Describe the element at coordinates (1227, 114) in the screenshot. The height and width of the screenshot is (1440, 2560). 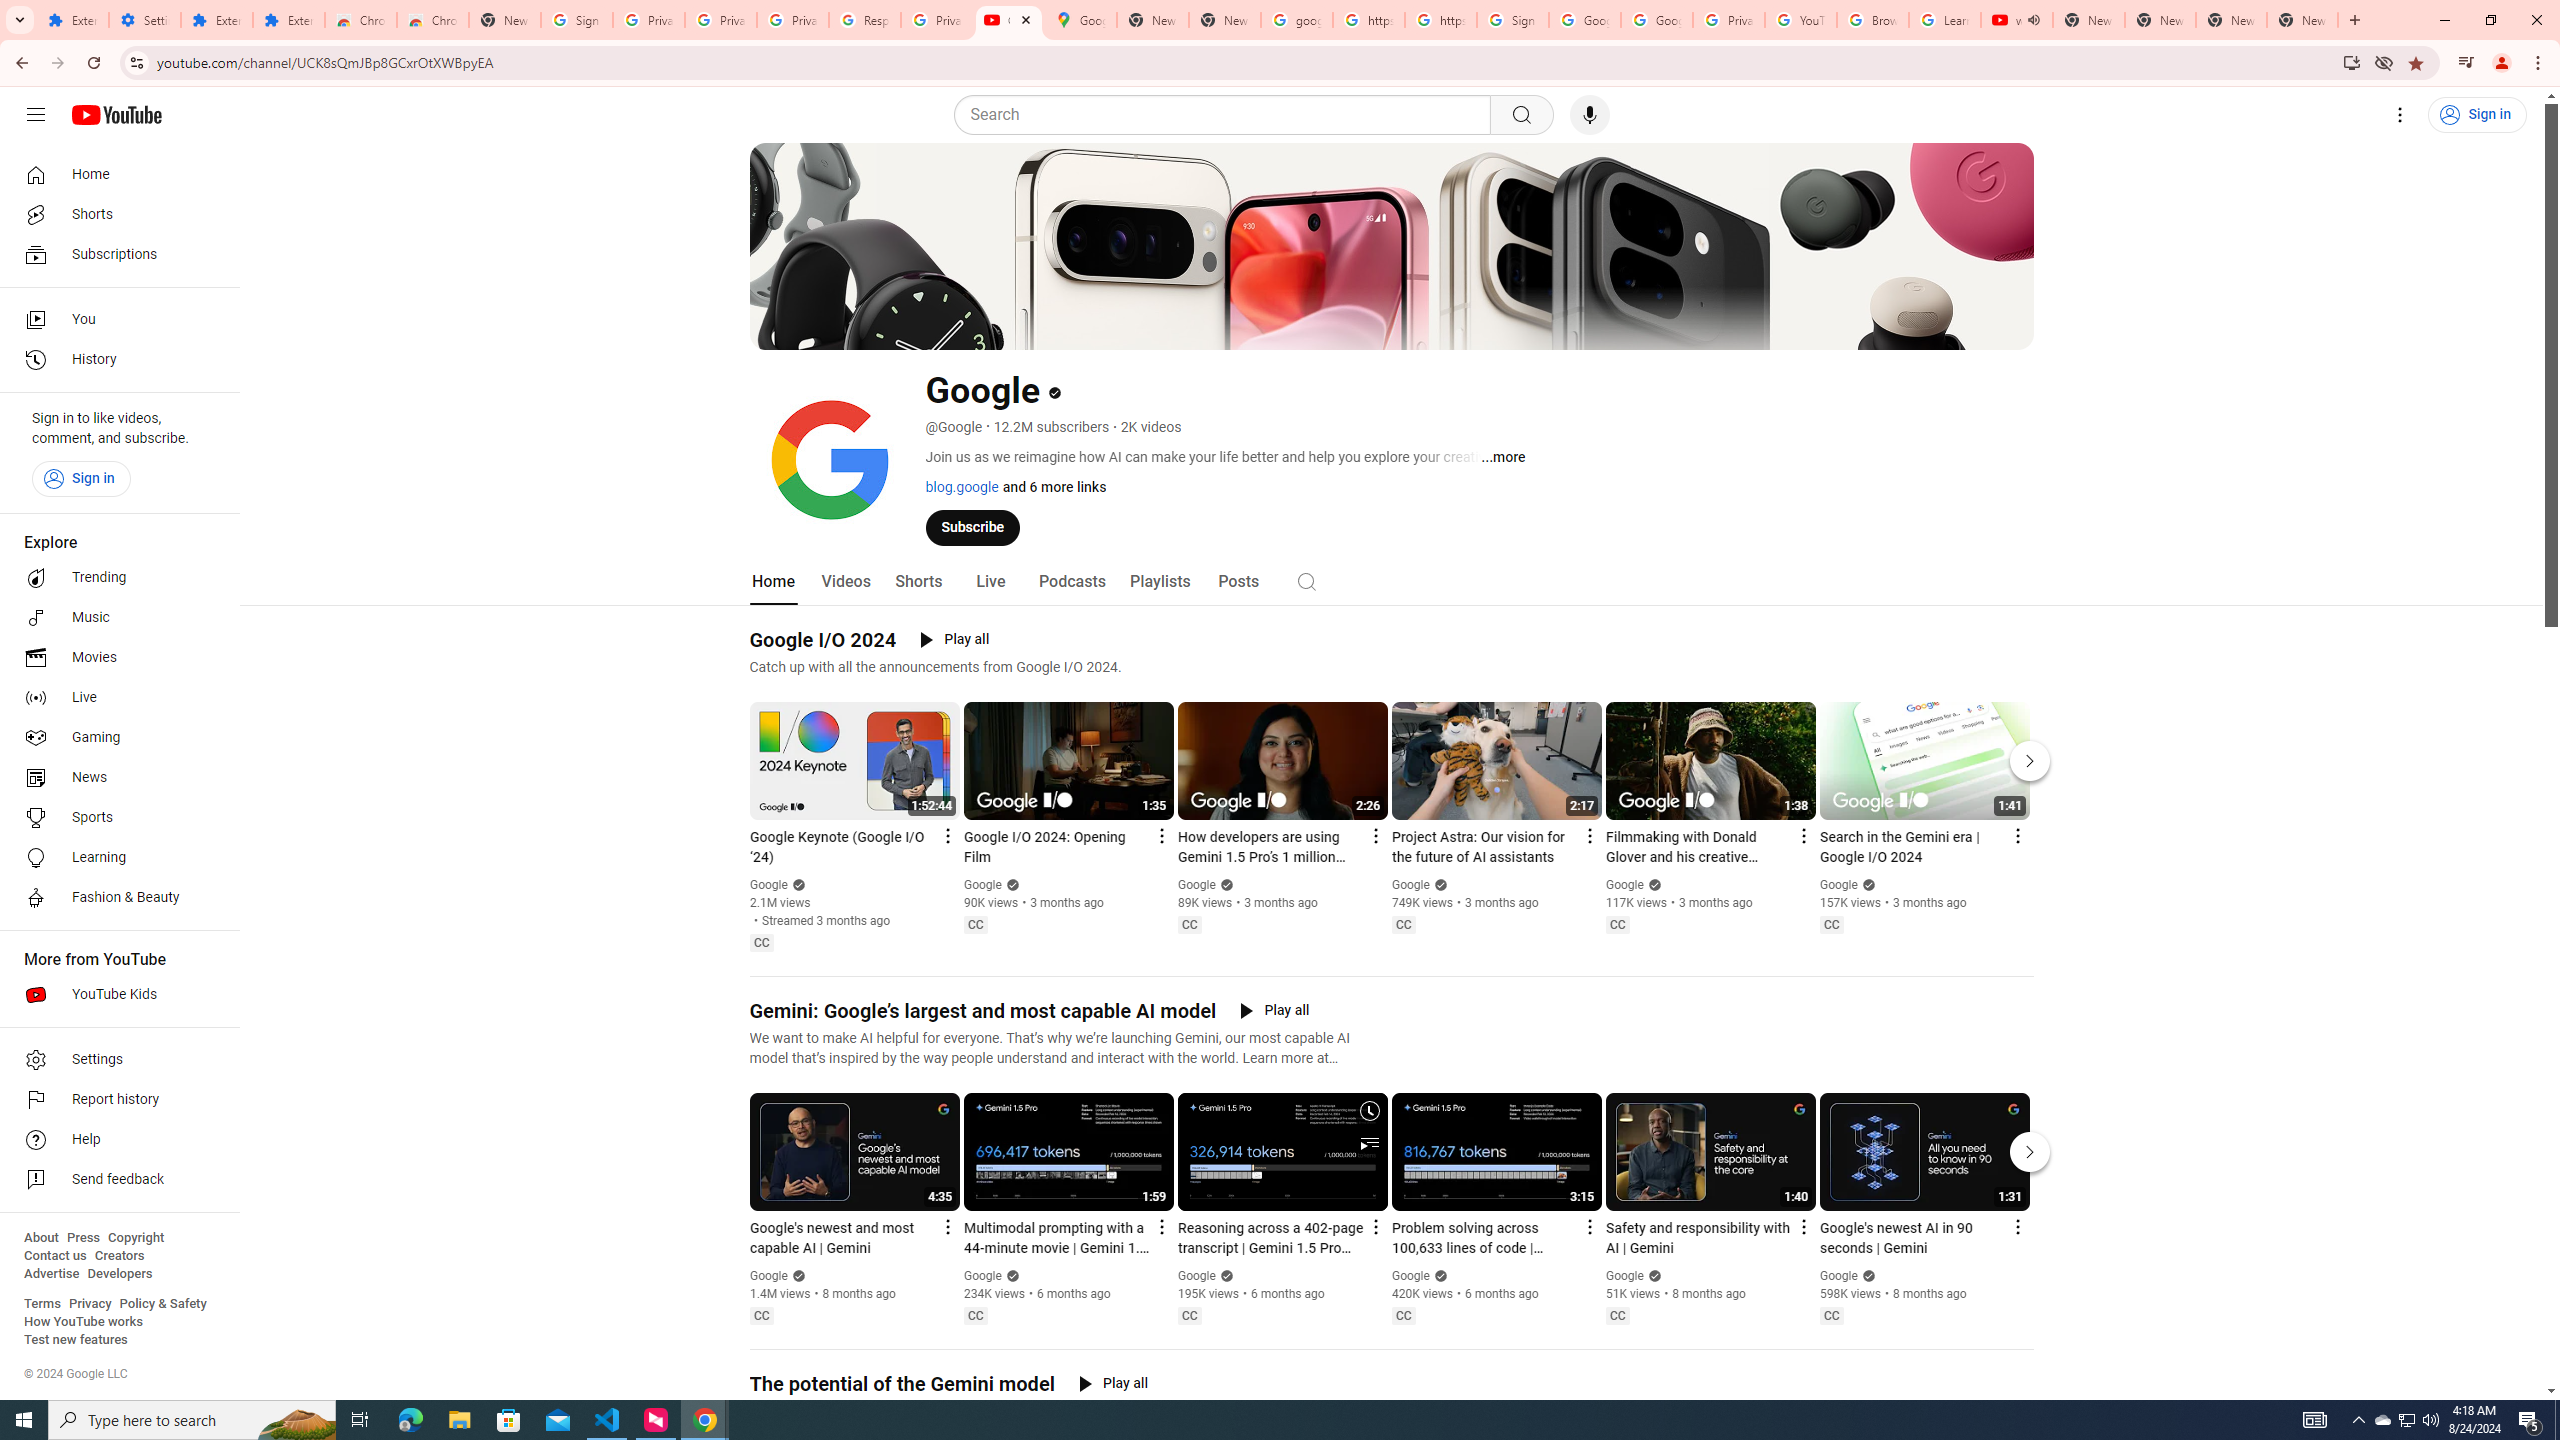
I see `'Search'` at that location.